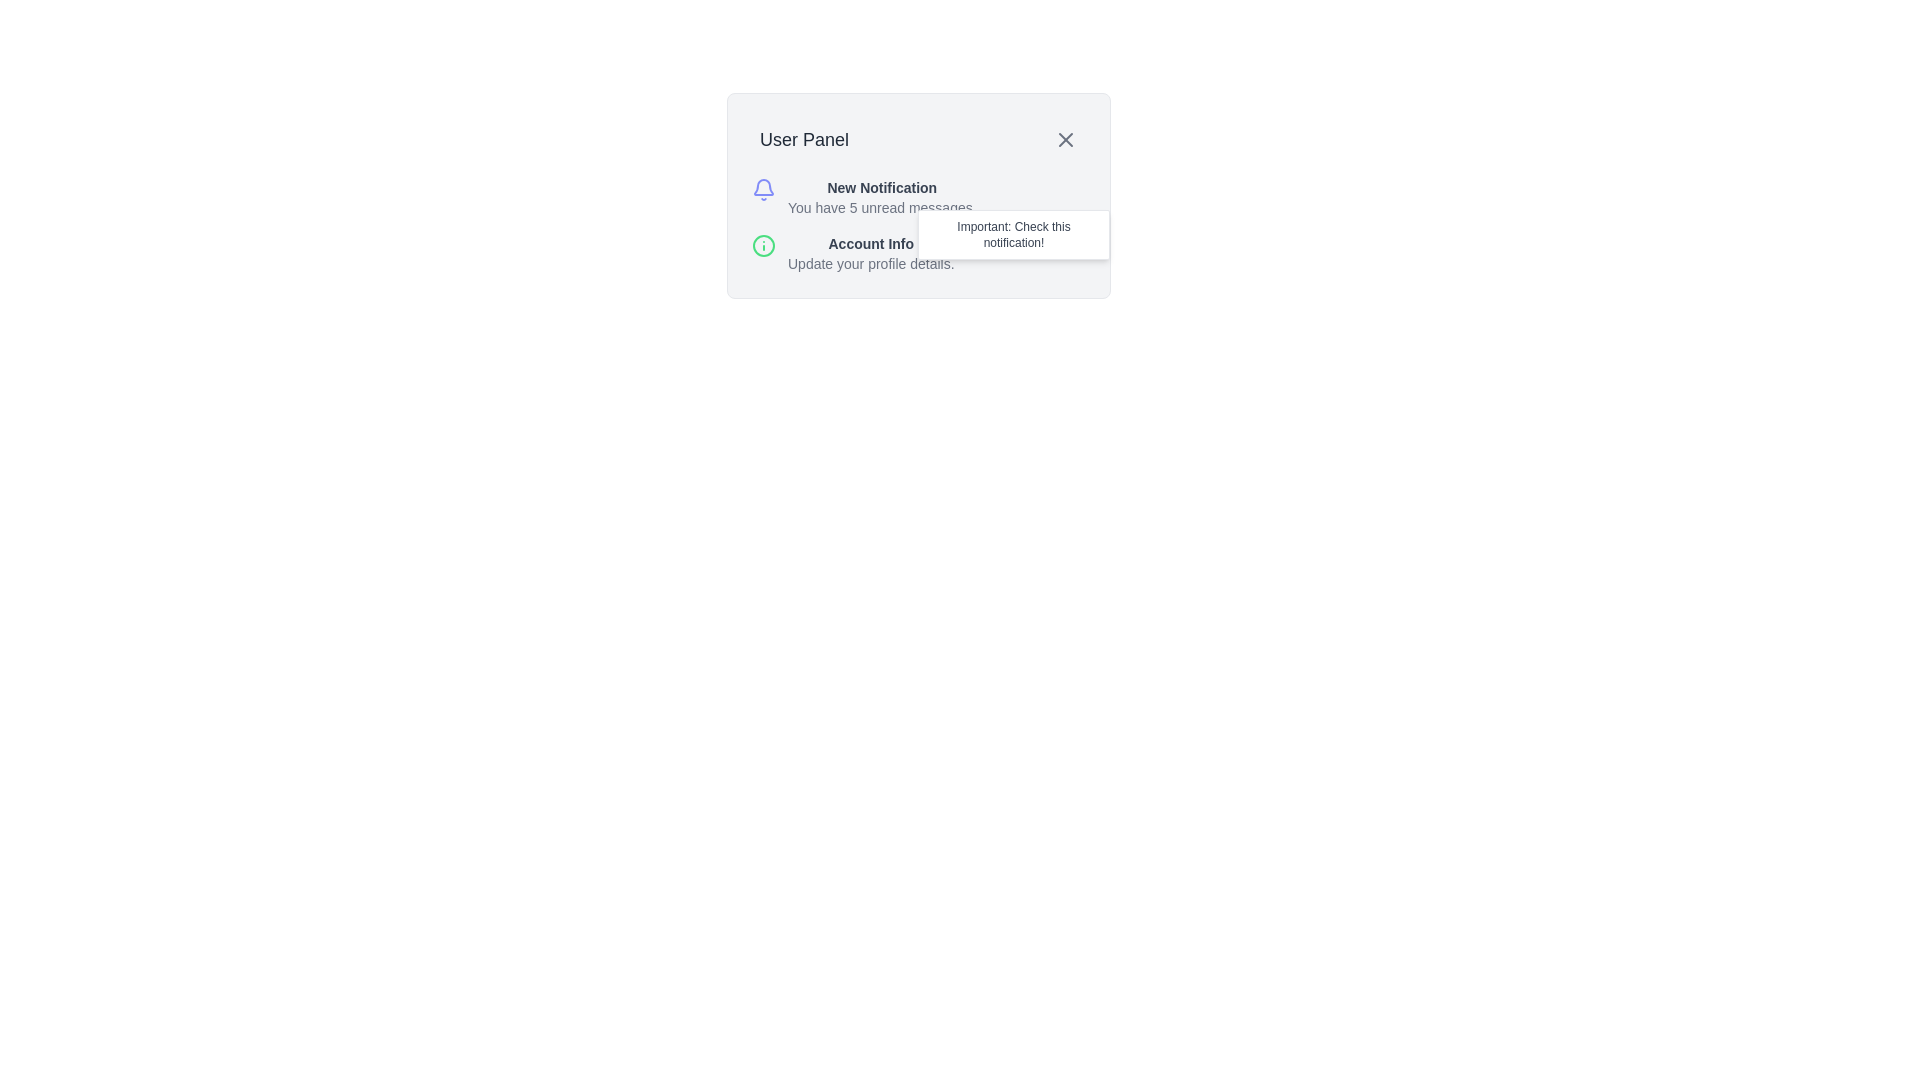  Describe the element at coordinates (871, 253) in the screenshot. I see `descriptive text of the 'Account Info' label, which includes the bold text 'Account Info' and the lighter text 'Update your profile details.'` at that location.